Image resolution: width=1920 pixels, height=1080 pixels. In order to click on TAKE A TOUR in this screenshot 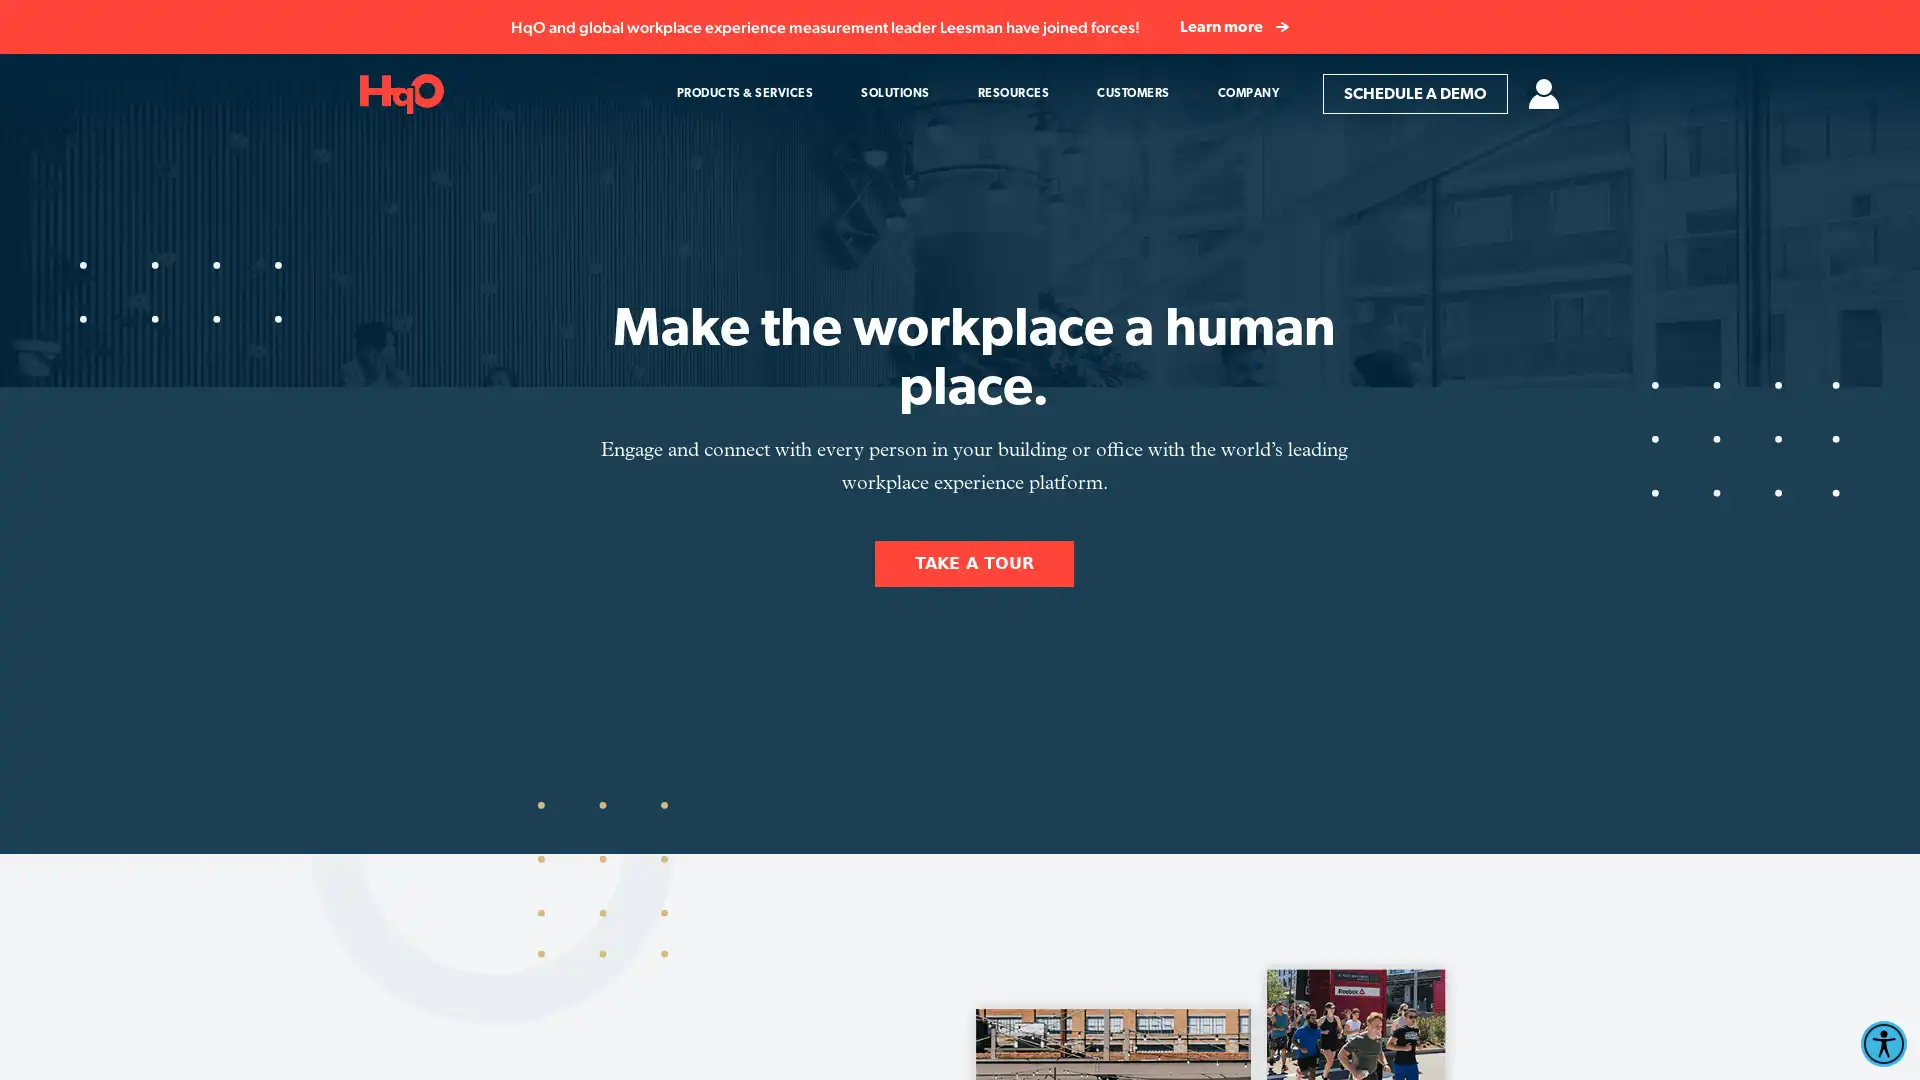, I will do `click(974, 563)`.